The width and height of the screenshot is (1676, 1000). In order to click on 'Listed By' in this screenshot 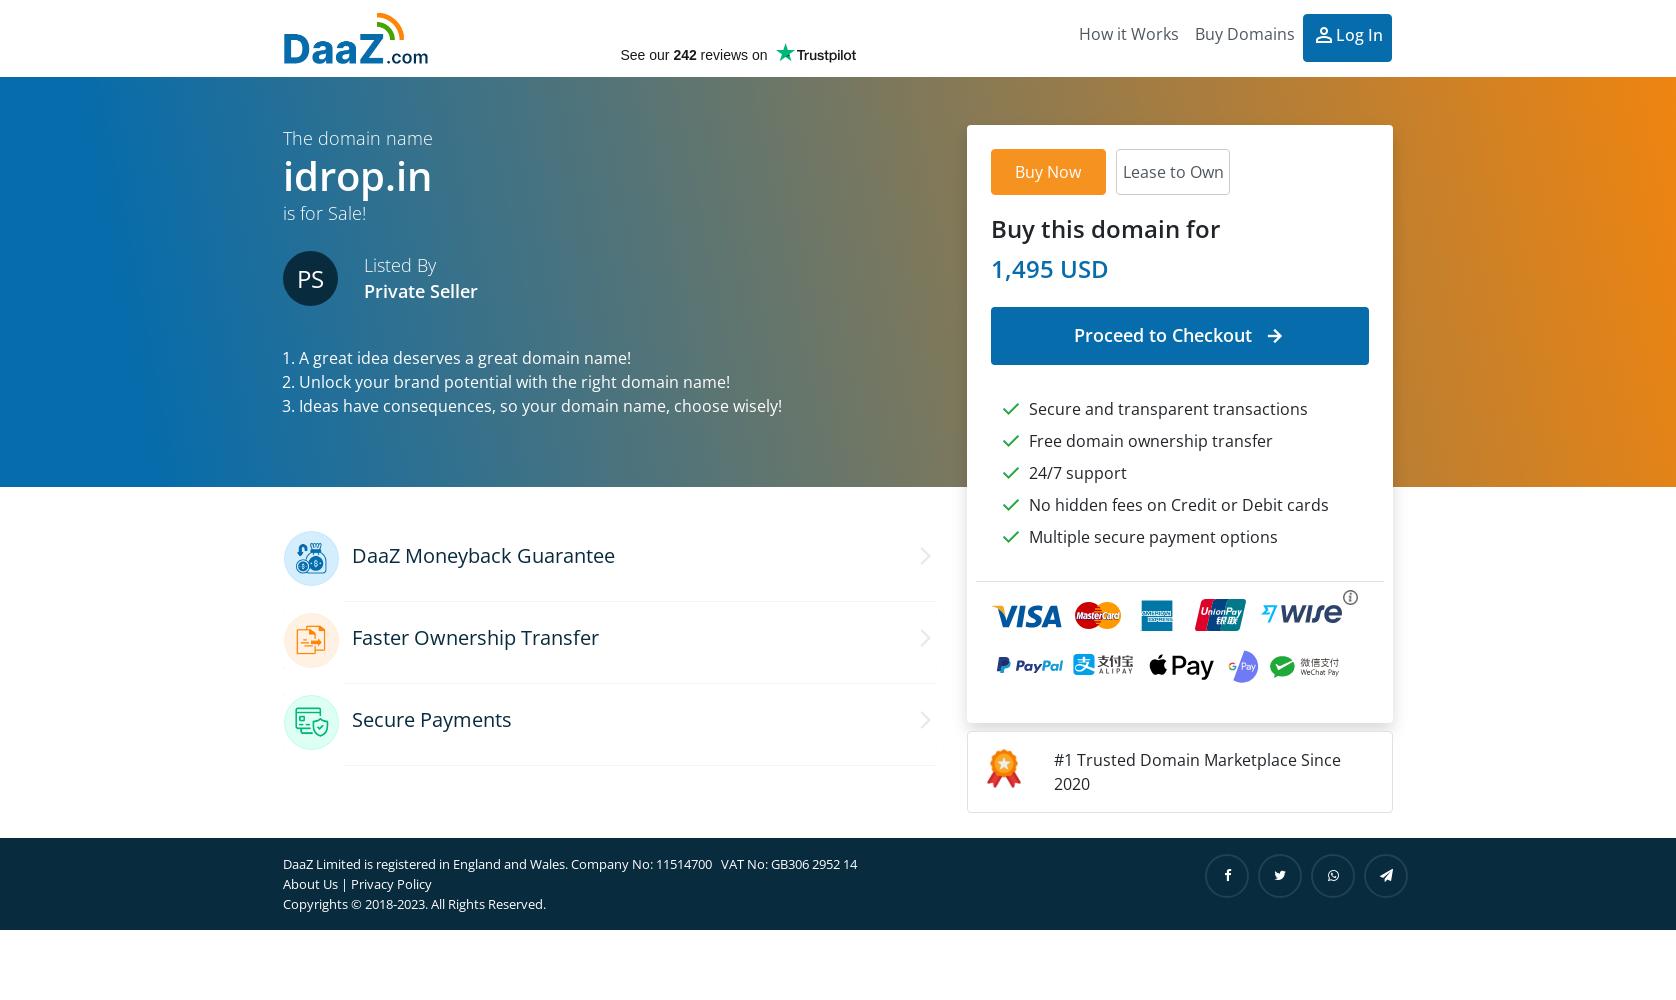, I will do `click(363, 264)`.